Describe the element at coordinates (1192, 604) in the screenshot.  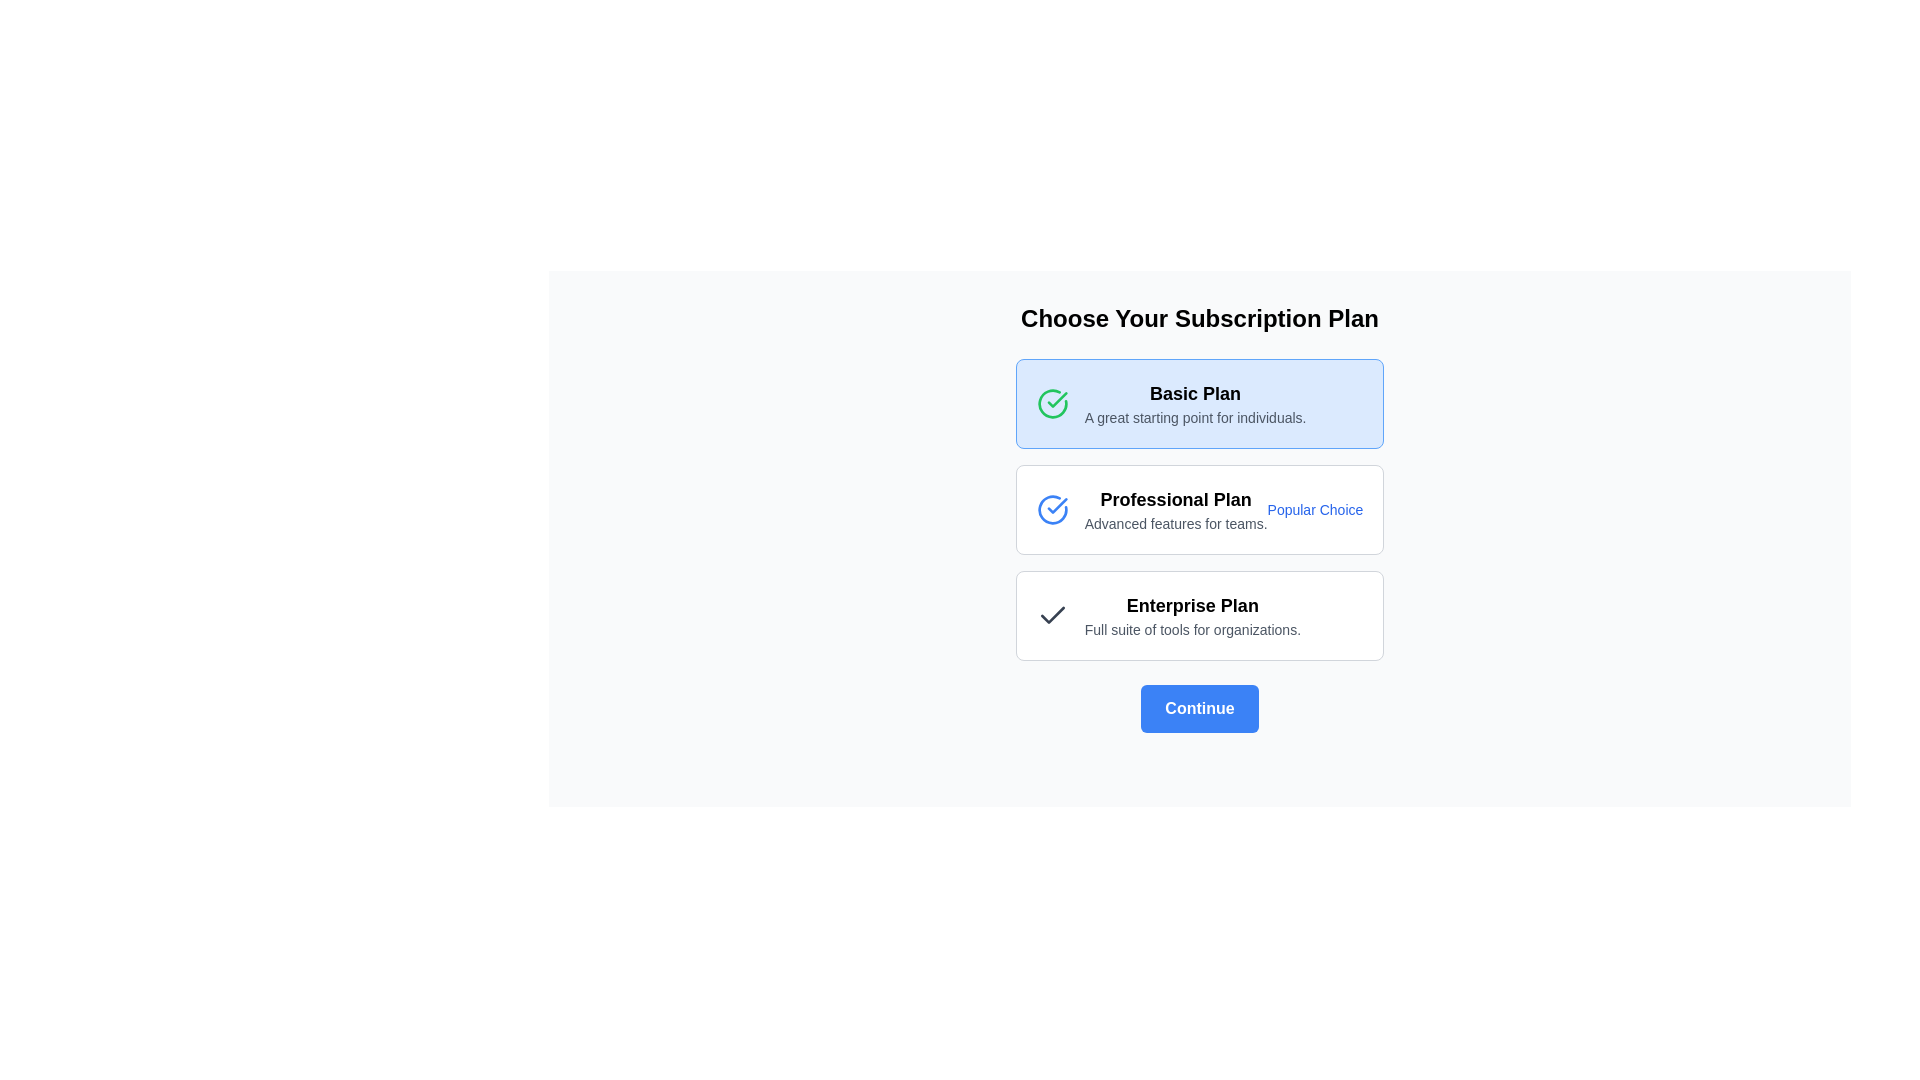
I see `the Static Text Label displaying 'Enterprise Plan', which is located at the top of the subscription option box in the subscription selection interface` at that location.